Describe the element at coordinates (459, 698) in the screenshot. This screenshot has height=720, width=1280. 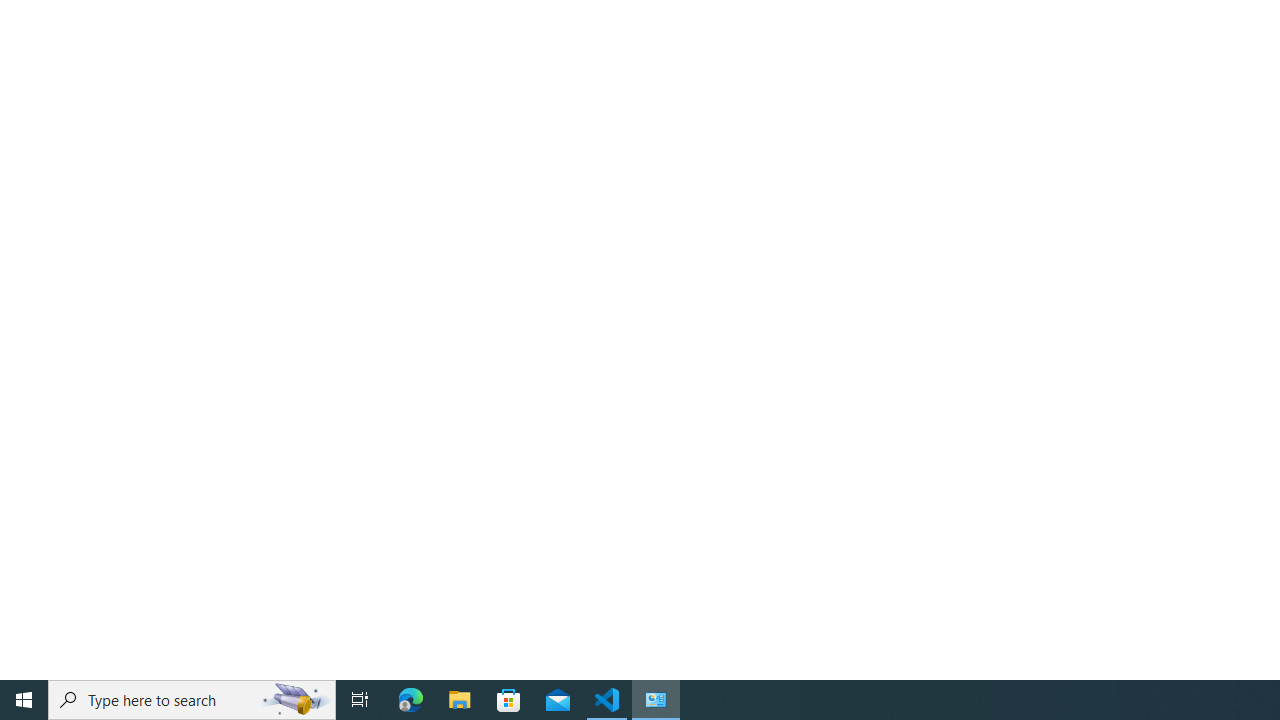
I see `'File Explorer'` at that location.